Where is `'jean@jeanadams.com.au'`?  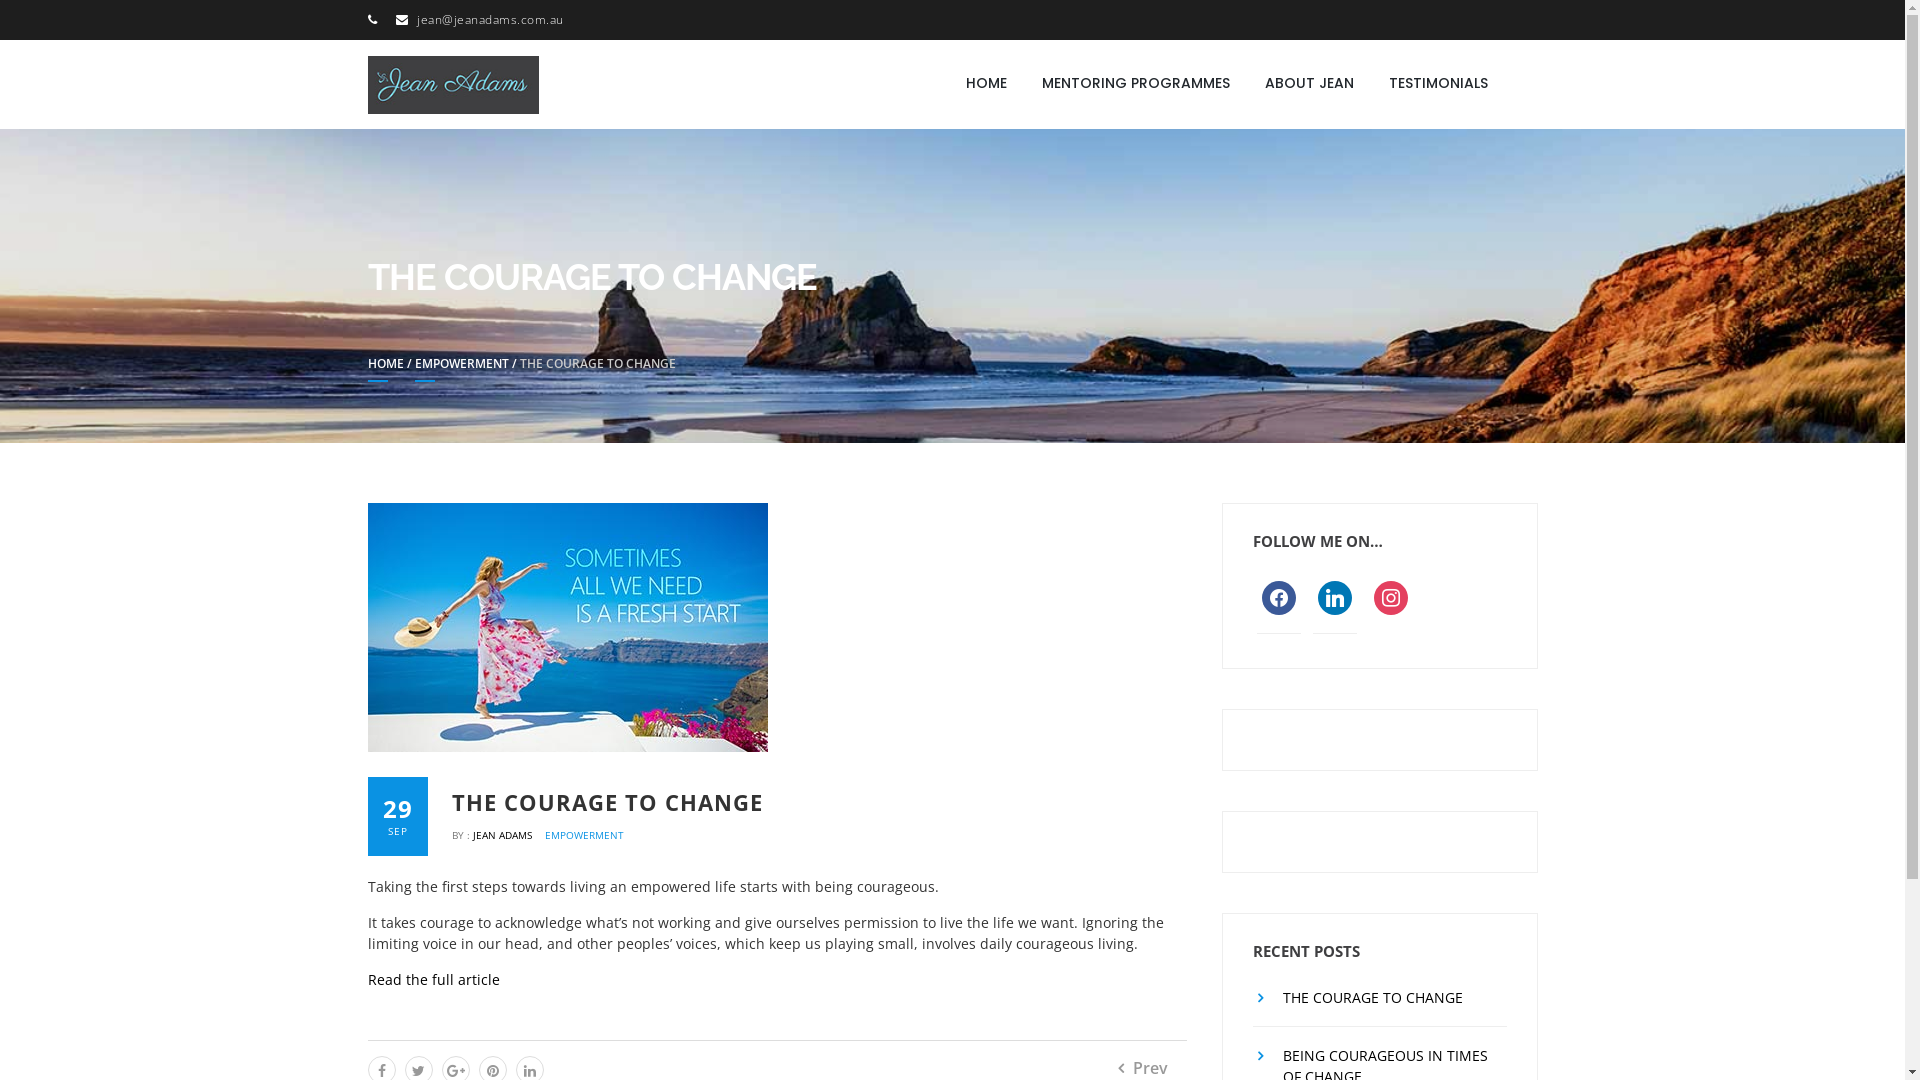
'jean@jeanadams.com.au' is located at coordinates (490, 19).